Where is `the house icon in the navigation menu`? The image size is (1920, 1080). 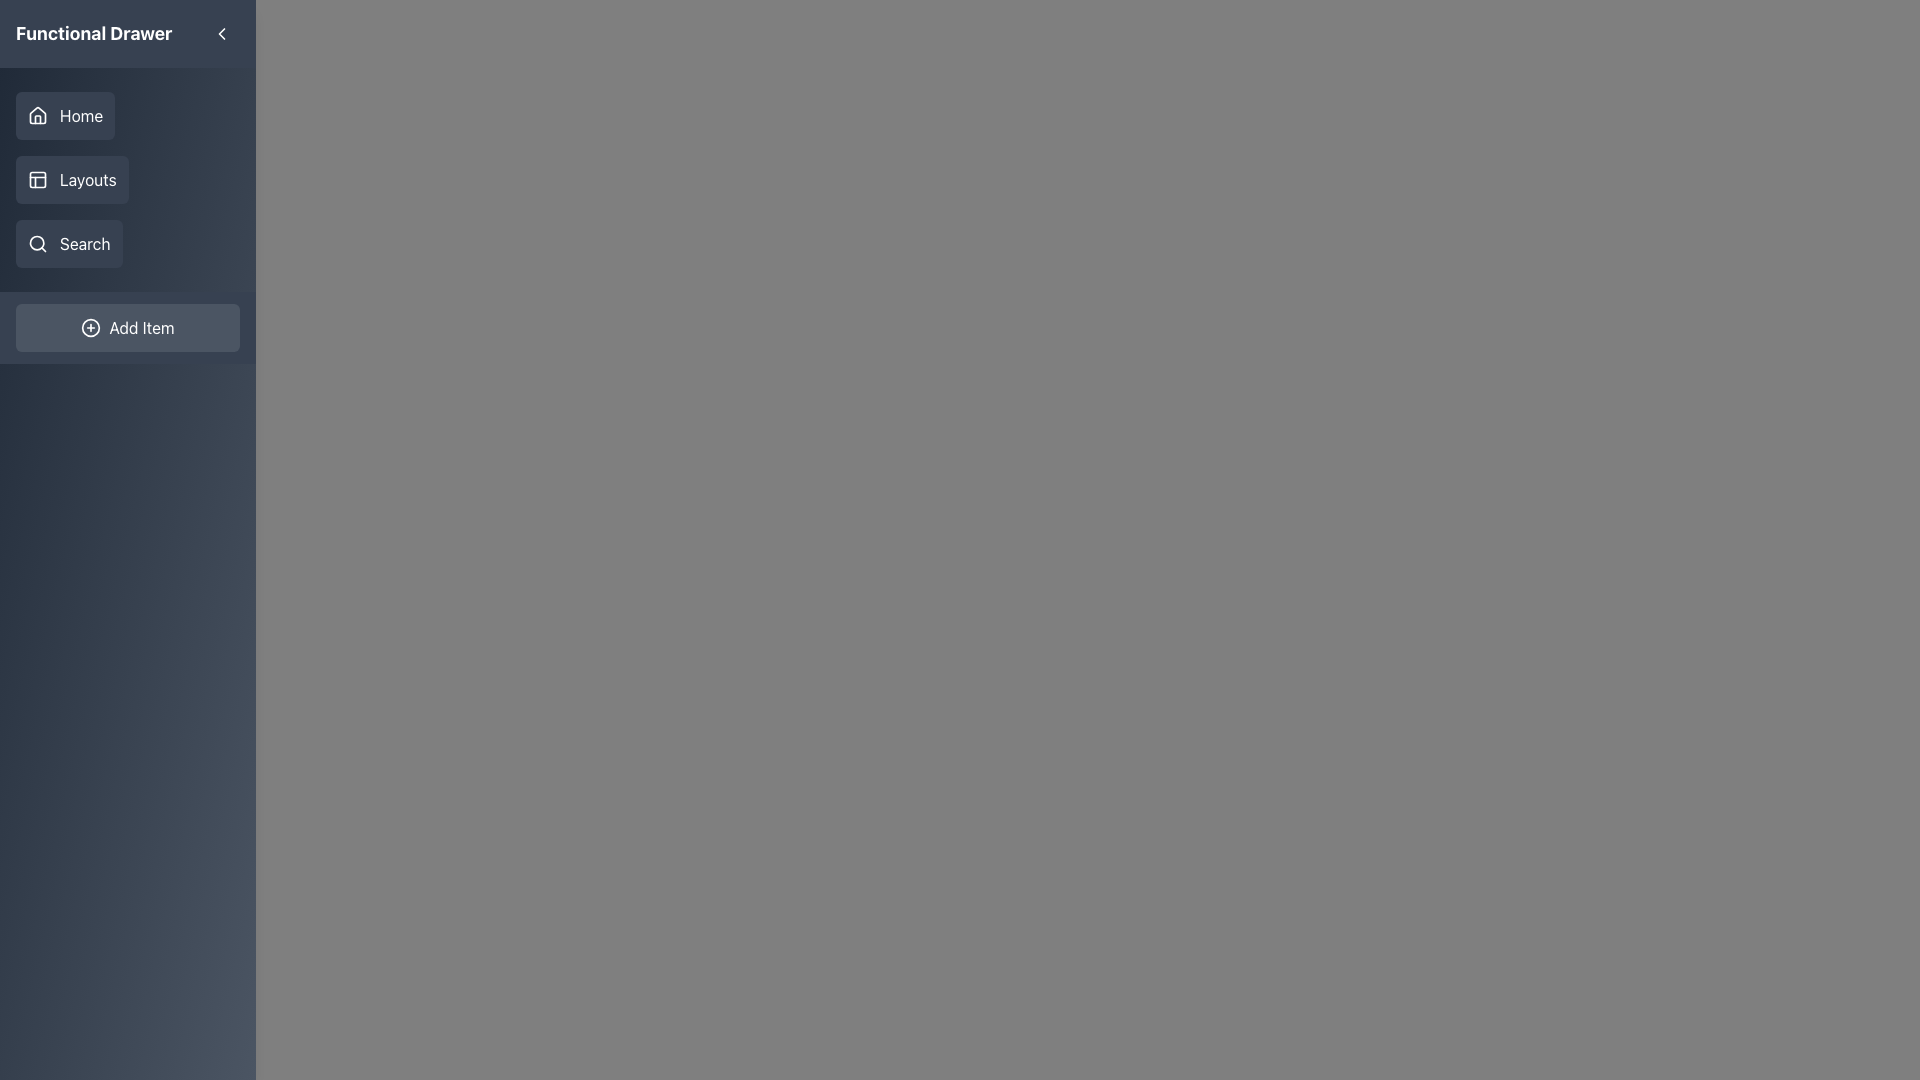
the house icon in the navigation menu is located at coordinates (38, 115).